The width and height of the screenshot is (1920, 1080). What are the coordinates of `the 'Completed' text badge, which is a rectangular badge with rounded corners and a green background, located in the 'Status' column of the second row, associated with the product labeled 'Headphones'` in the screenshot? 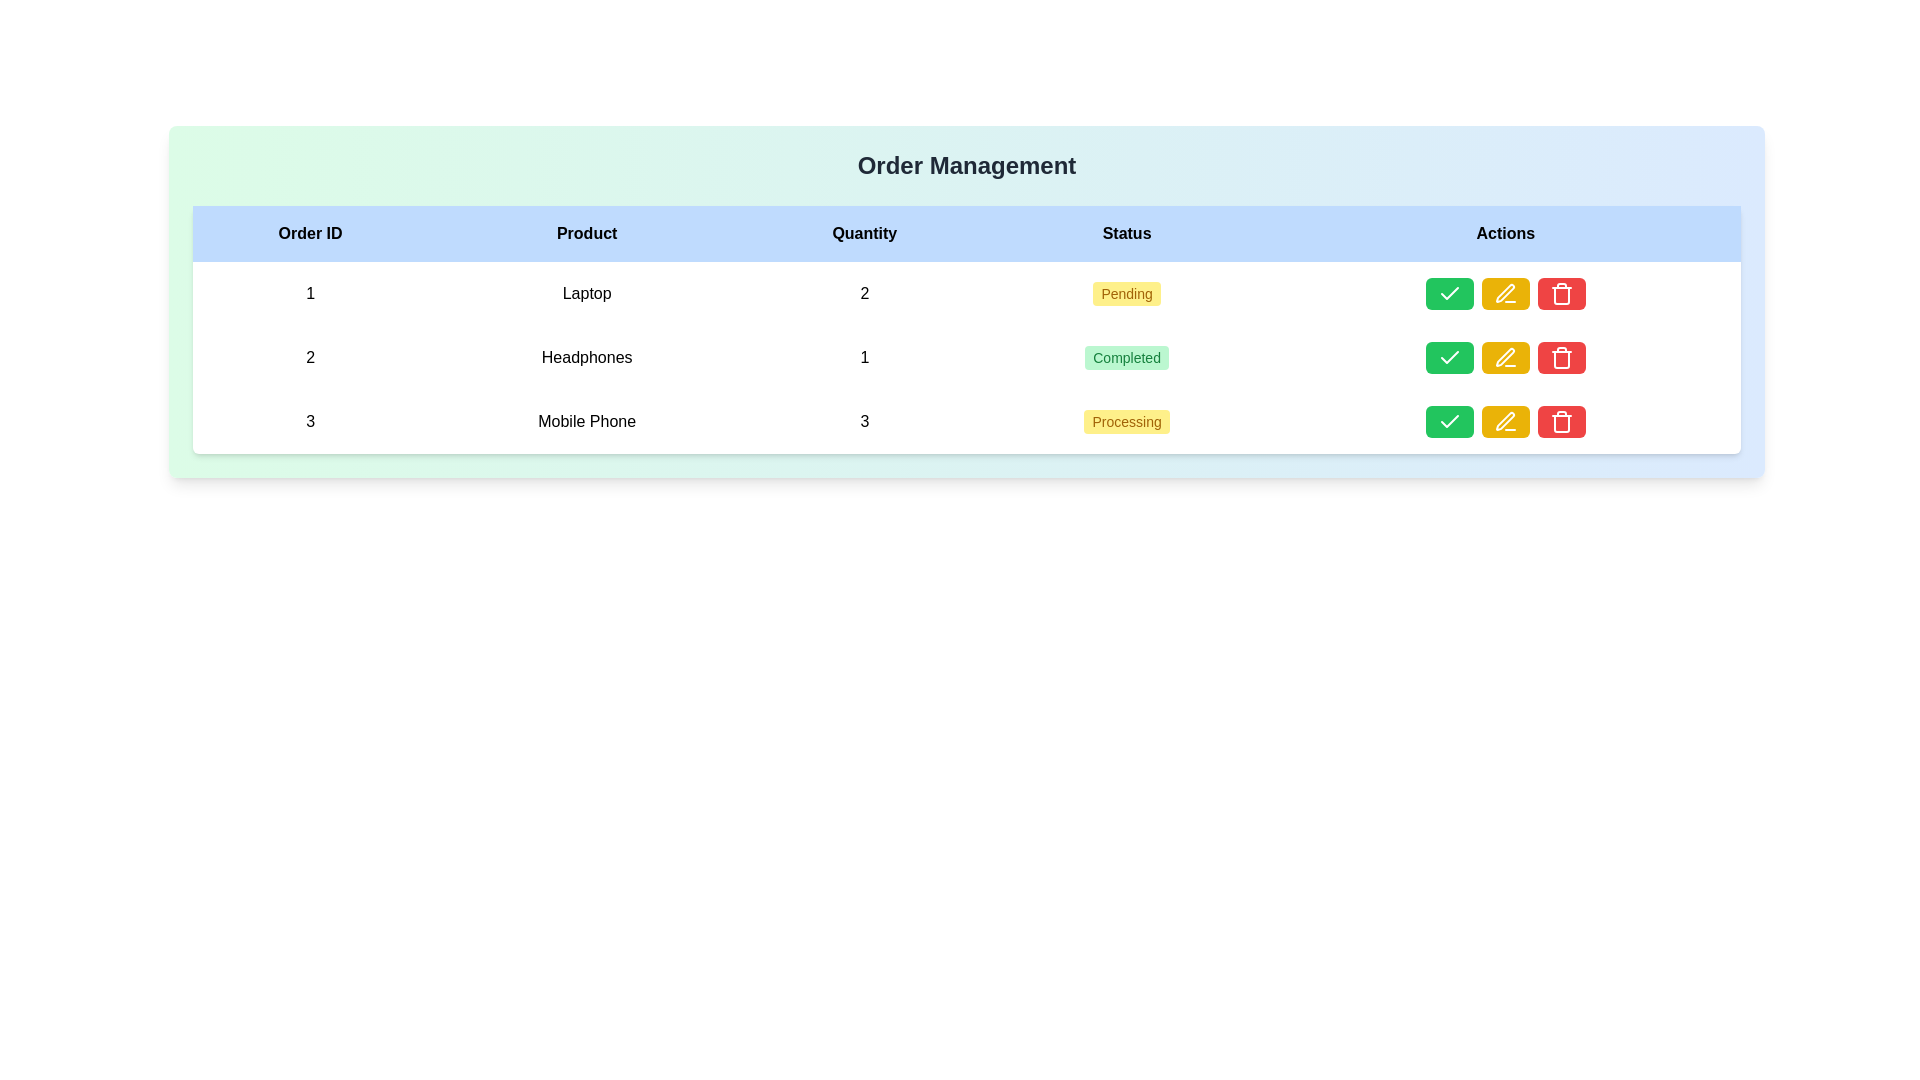 It's located at (1127, 357).